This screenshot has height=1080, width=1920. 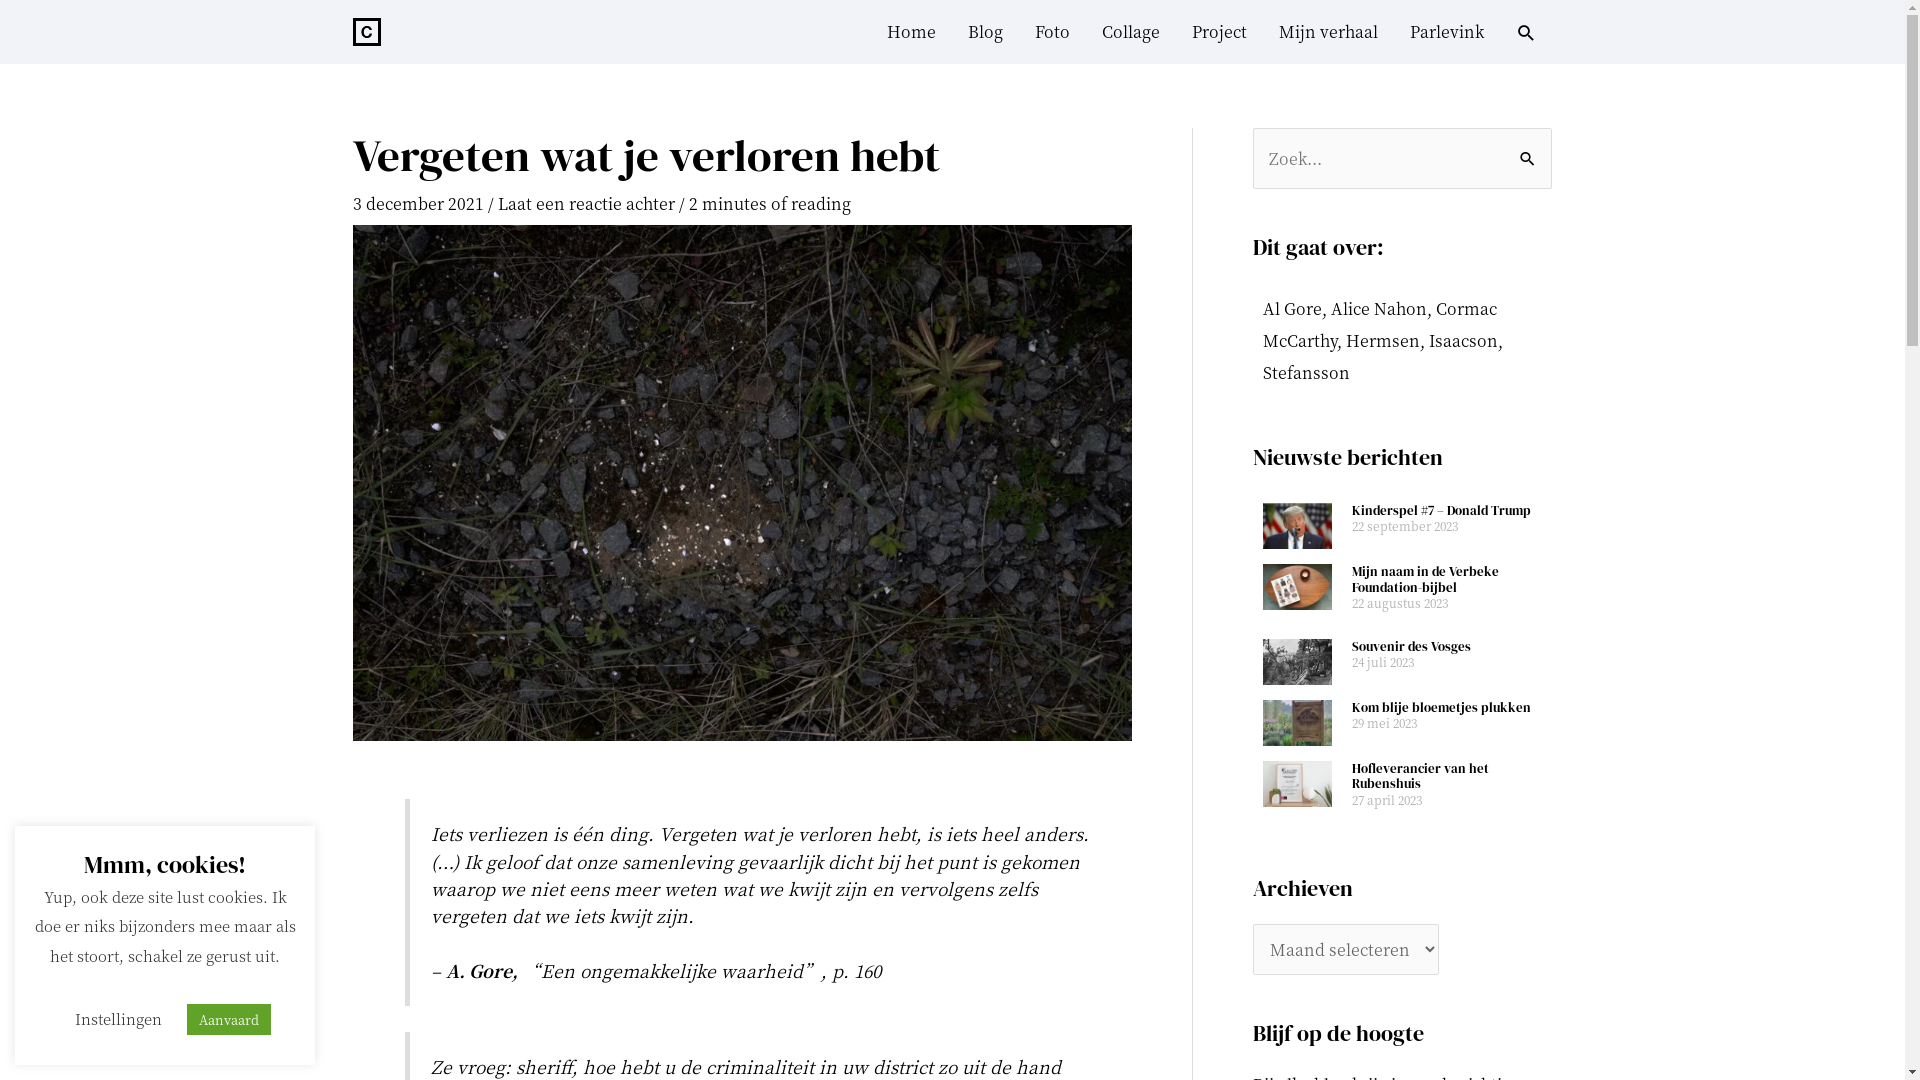 What do you see at coordinates (227, 1019) in the screenshot?
I see `'Aanvaard'` at bounding box center [227, 1019].